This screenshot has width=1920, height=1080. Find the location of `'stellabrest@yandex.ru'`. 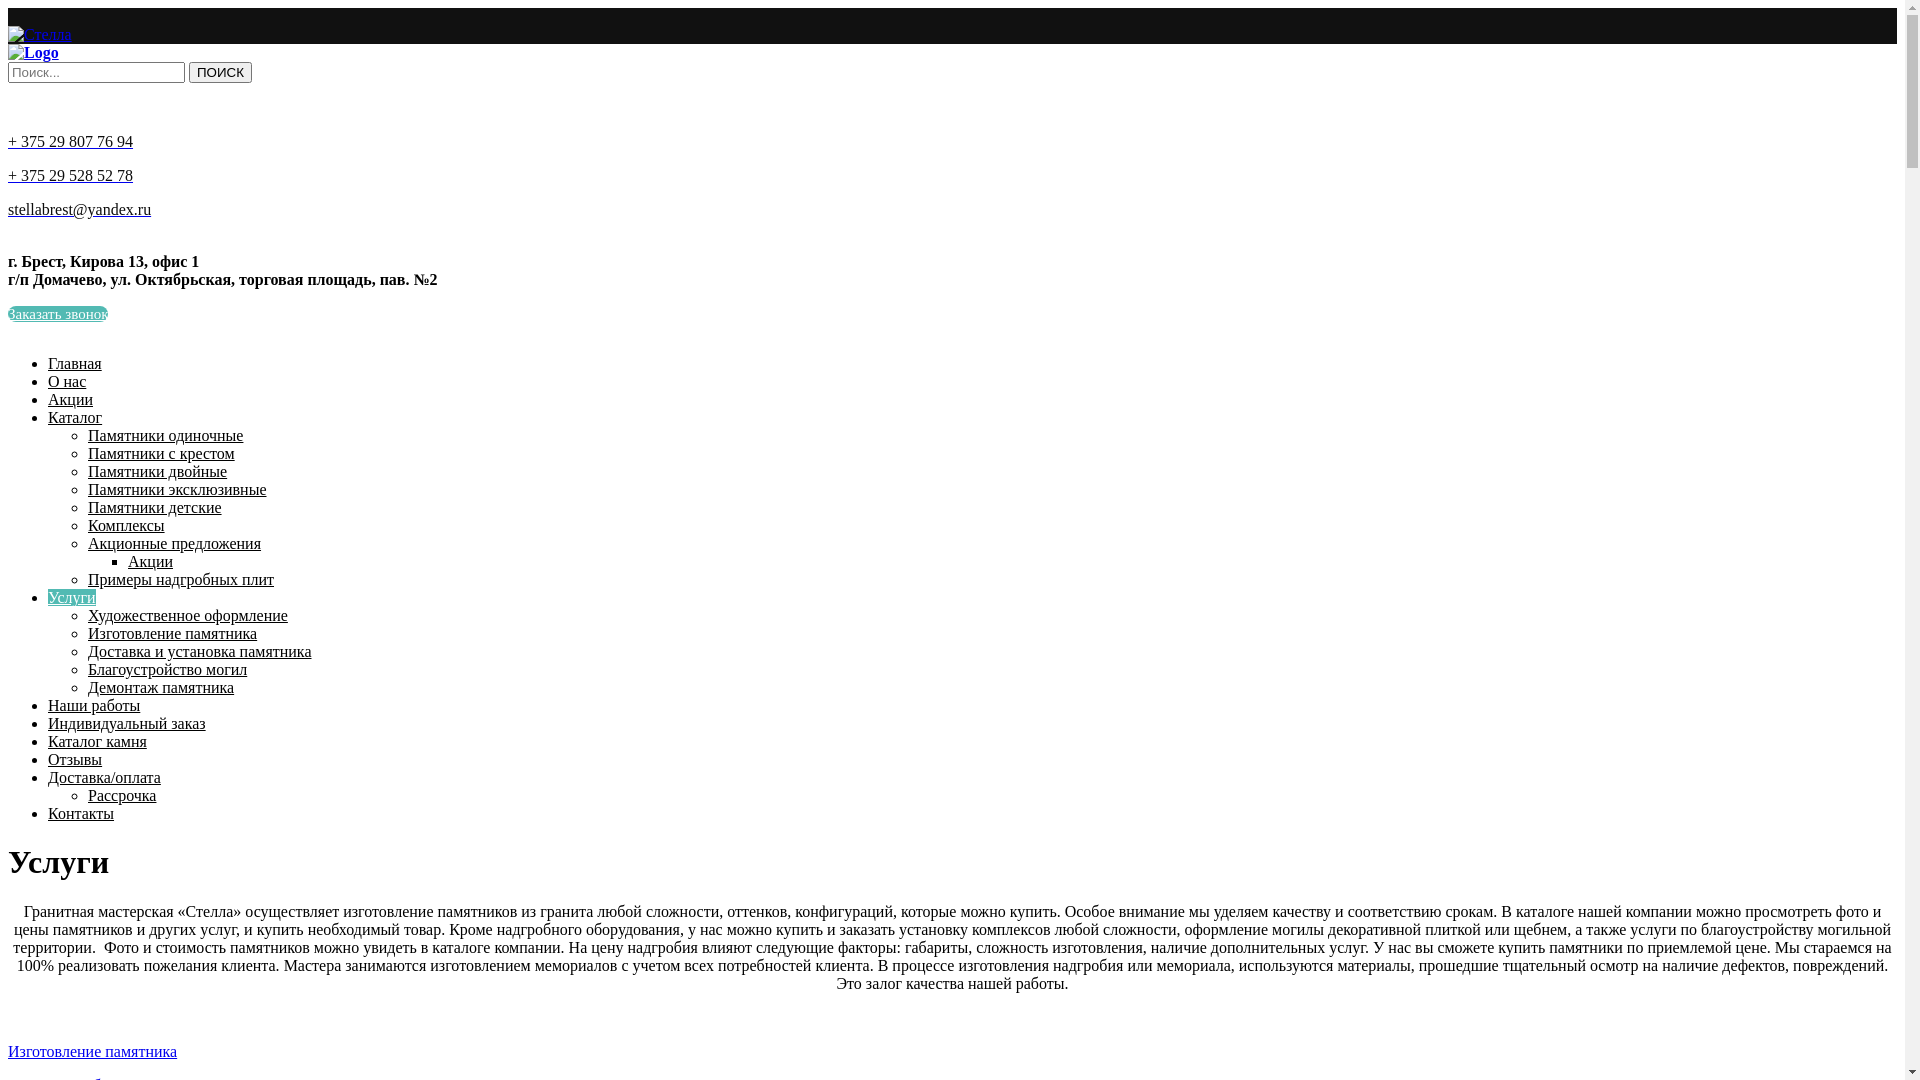

'stellabrest@yandex.ru' is located at coordinates (8, 209).